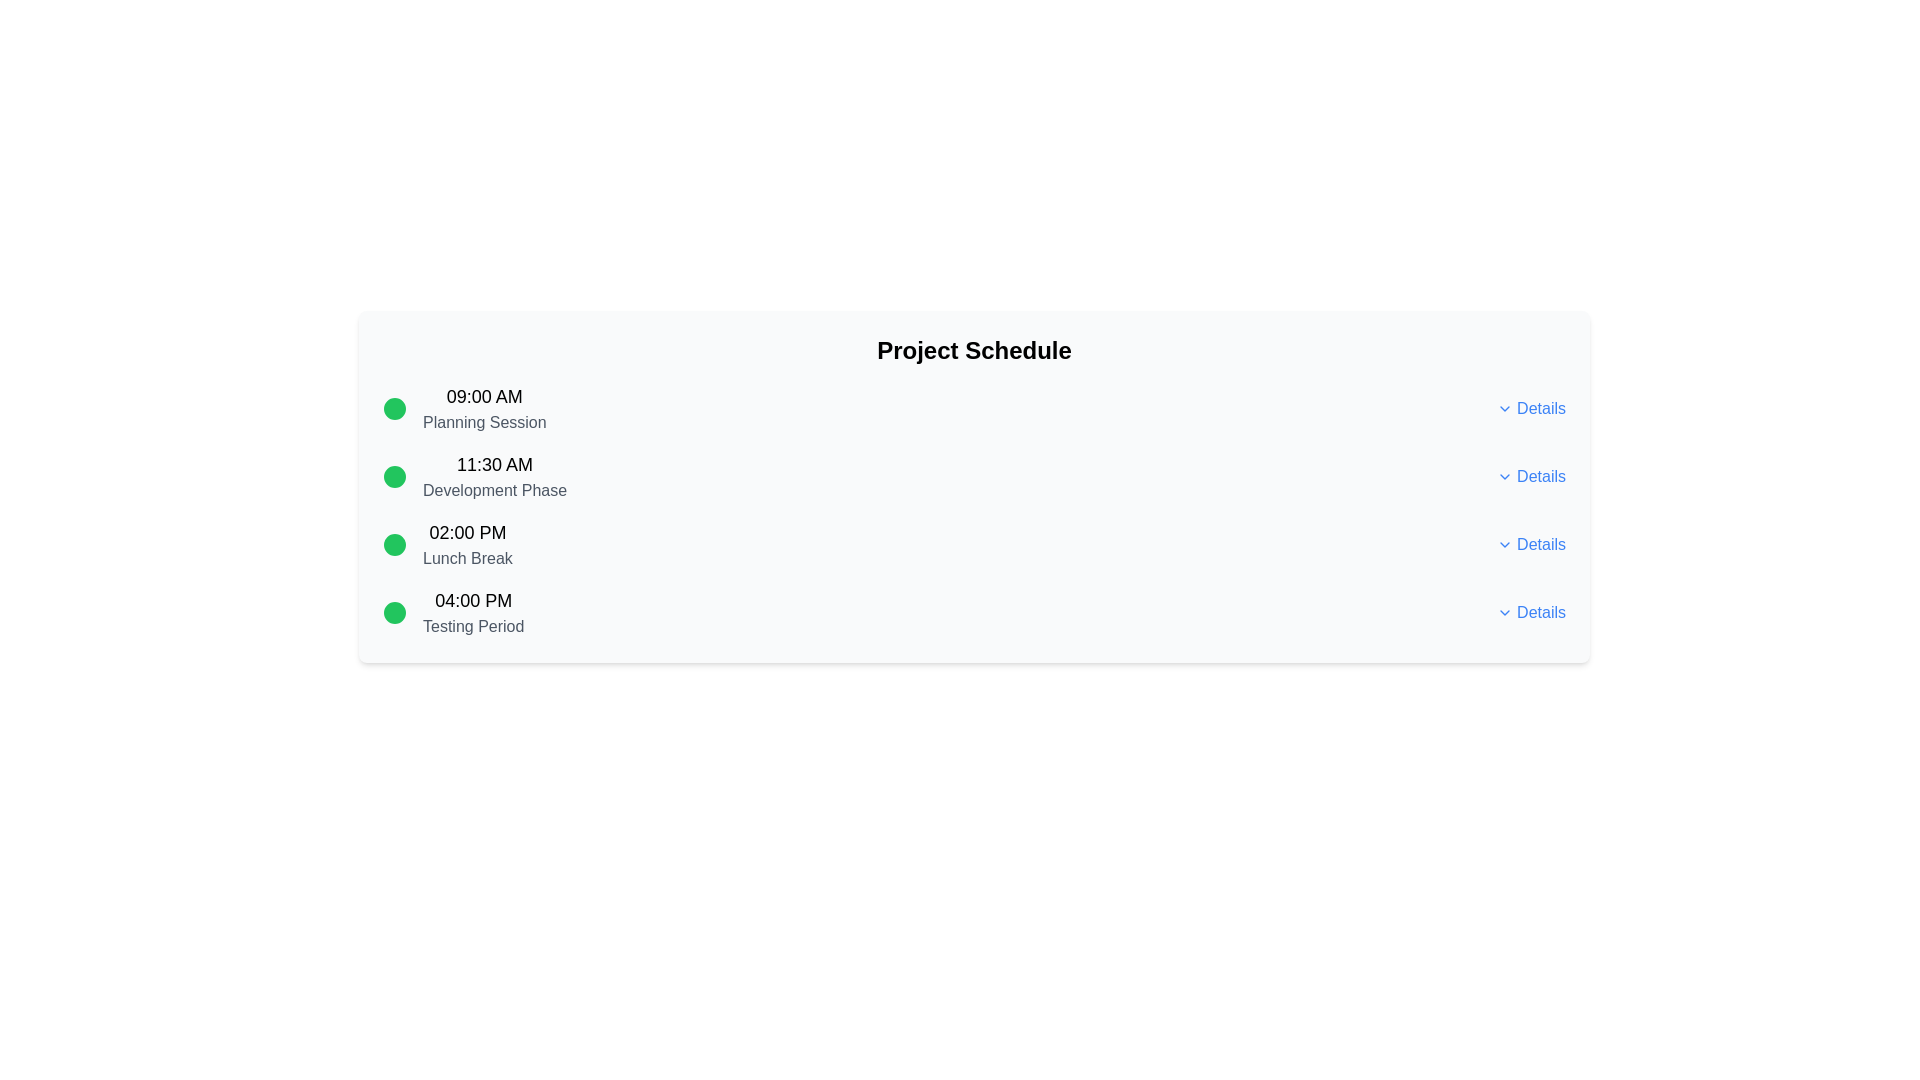 The image size is (1920, 1080). Describe the element at coordinates (484, 397) in the screenshot. I see `the time indicator text label for the 'Planning Session'` at that location.